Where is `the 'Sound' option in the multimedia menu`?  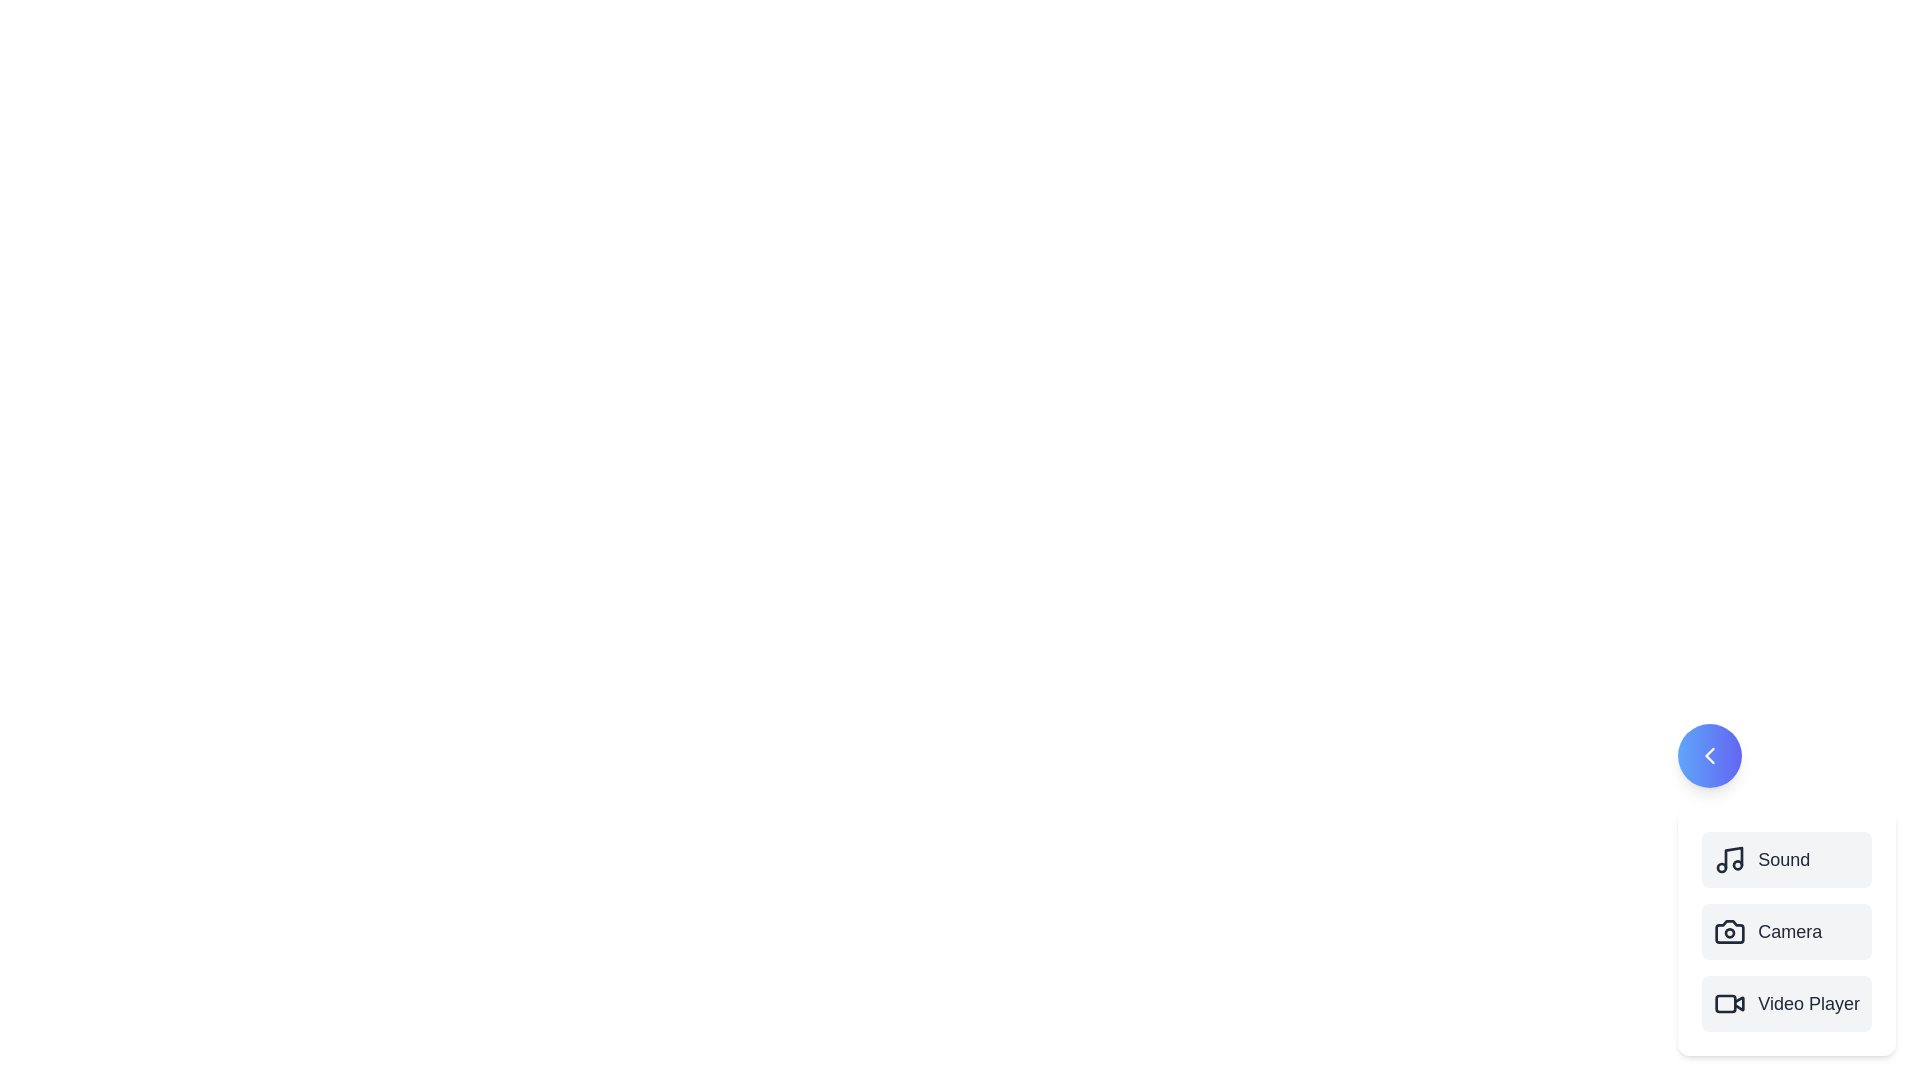 the 'Sound' option in the multimedia menu is located at coordinates (1786, 859).